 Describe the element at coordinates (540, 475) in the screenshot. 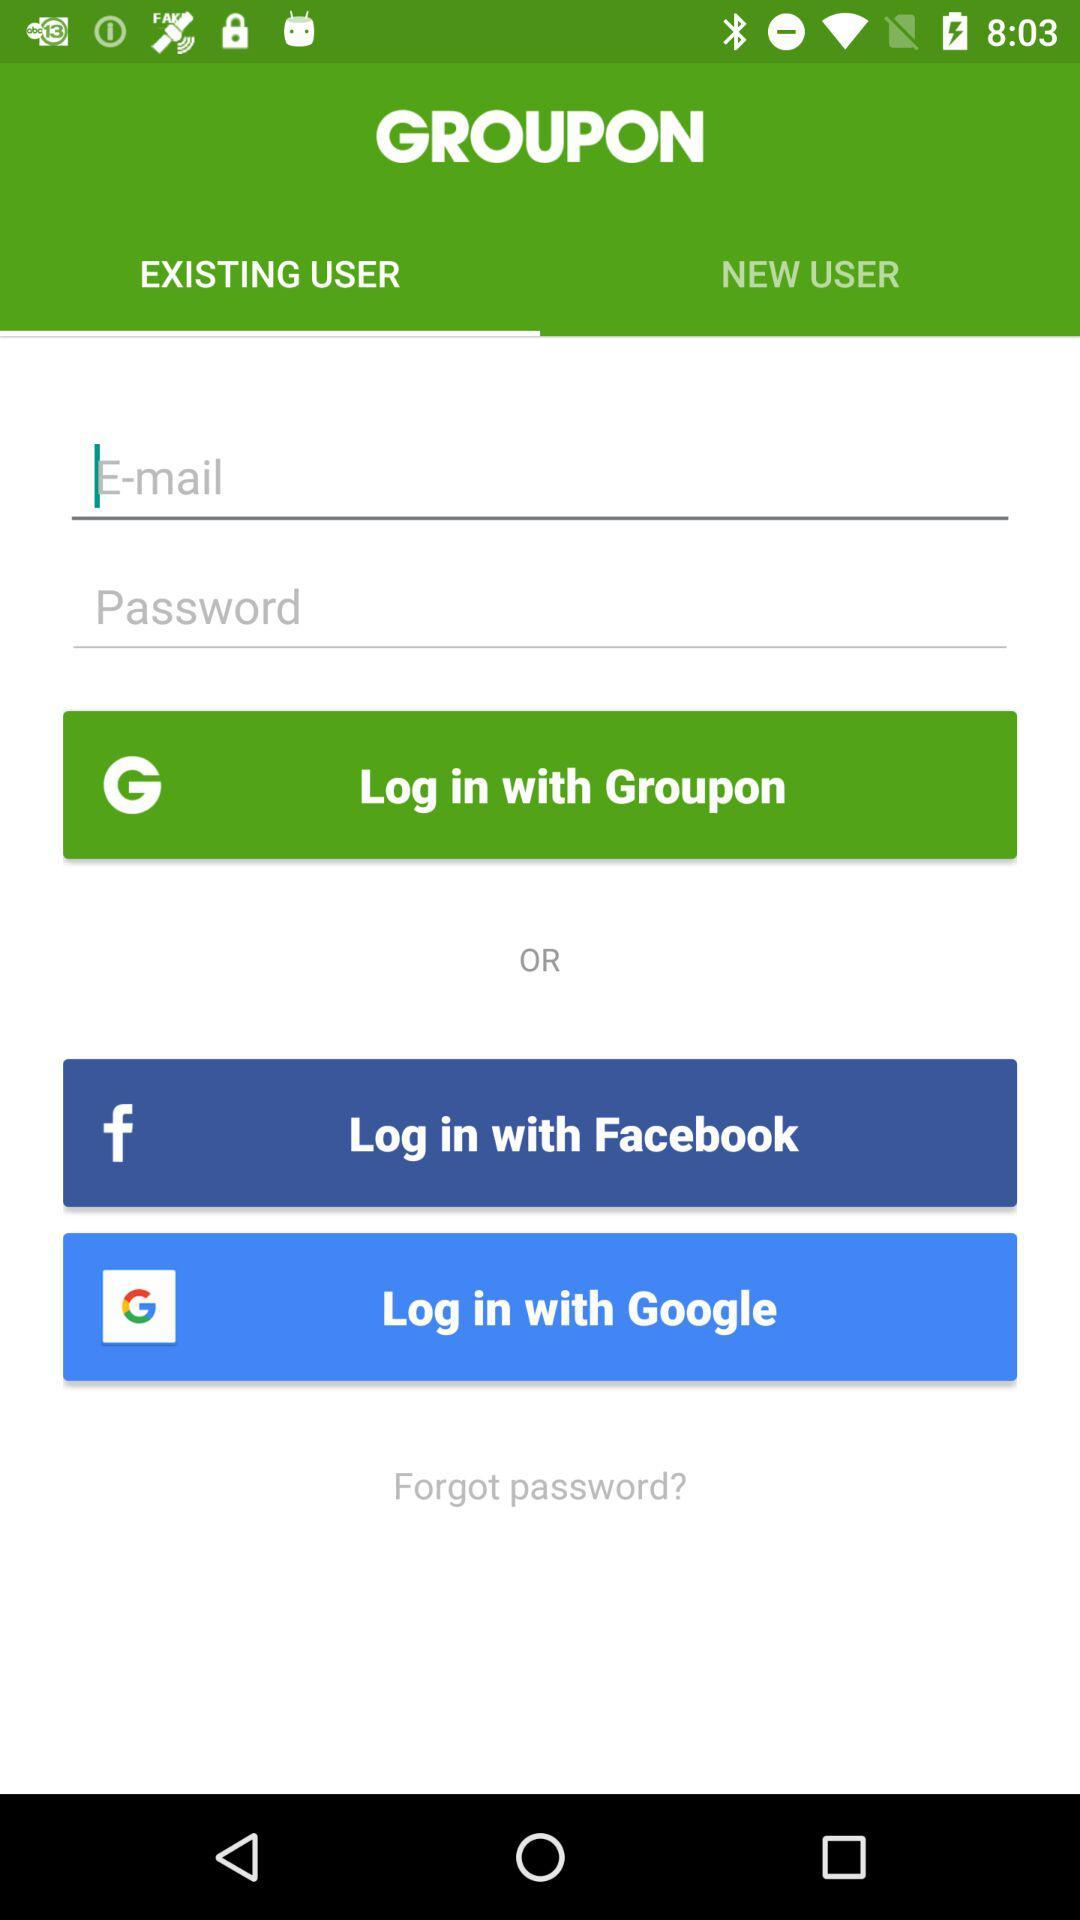

I see `email address` at that location.